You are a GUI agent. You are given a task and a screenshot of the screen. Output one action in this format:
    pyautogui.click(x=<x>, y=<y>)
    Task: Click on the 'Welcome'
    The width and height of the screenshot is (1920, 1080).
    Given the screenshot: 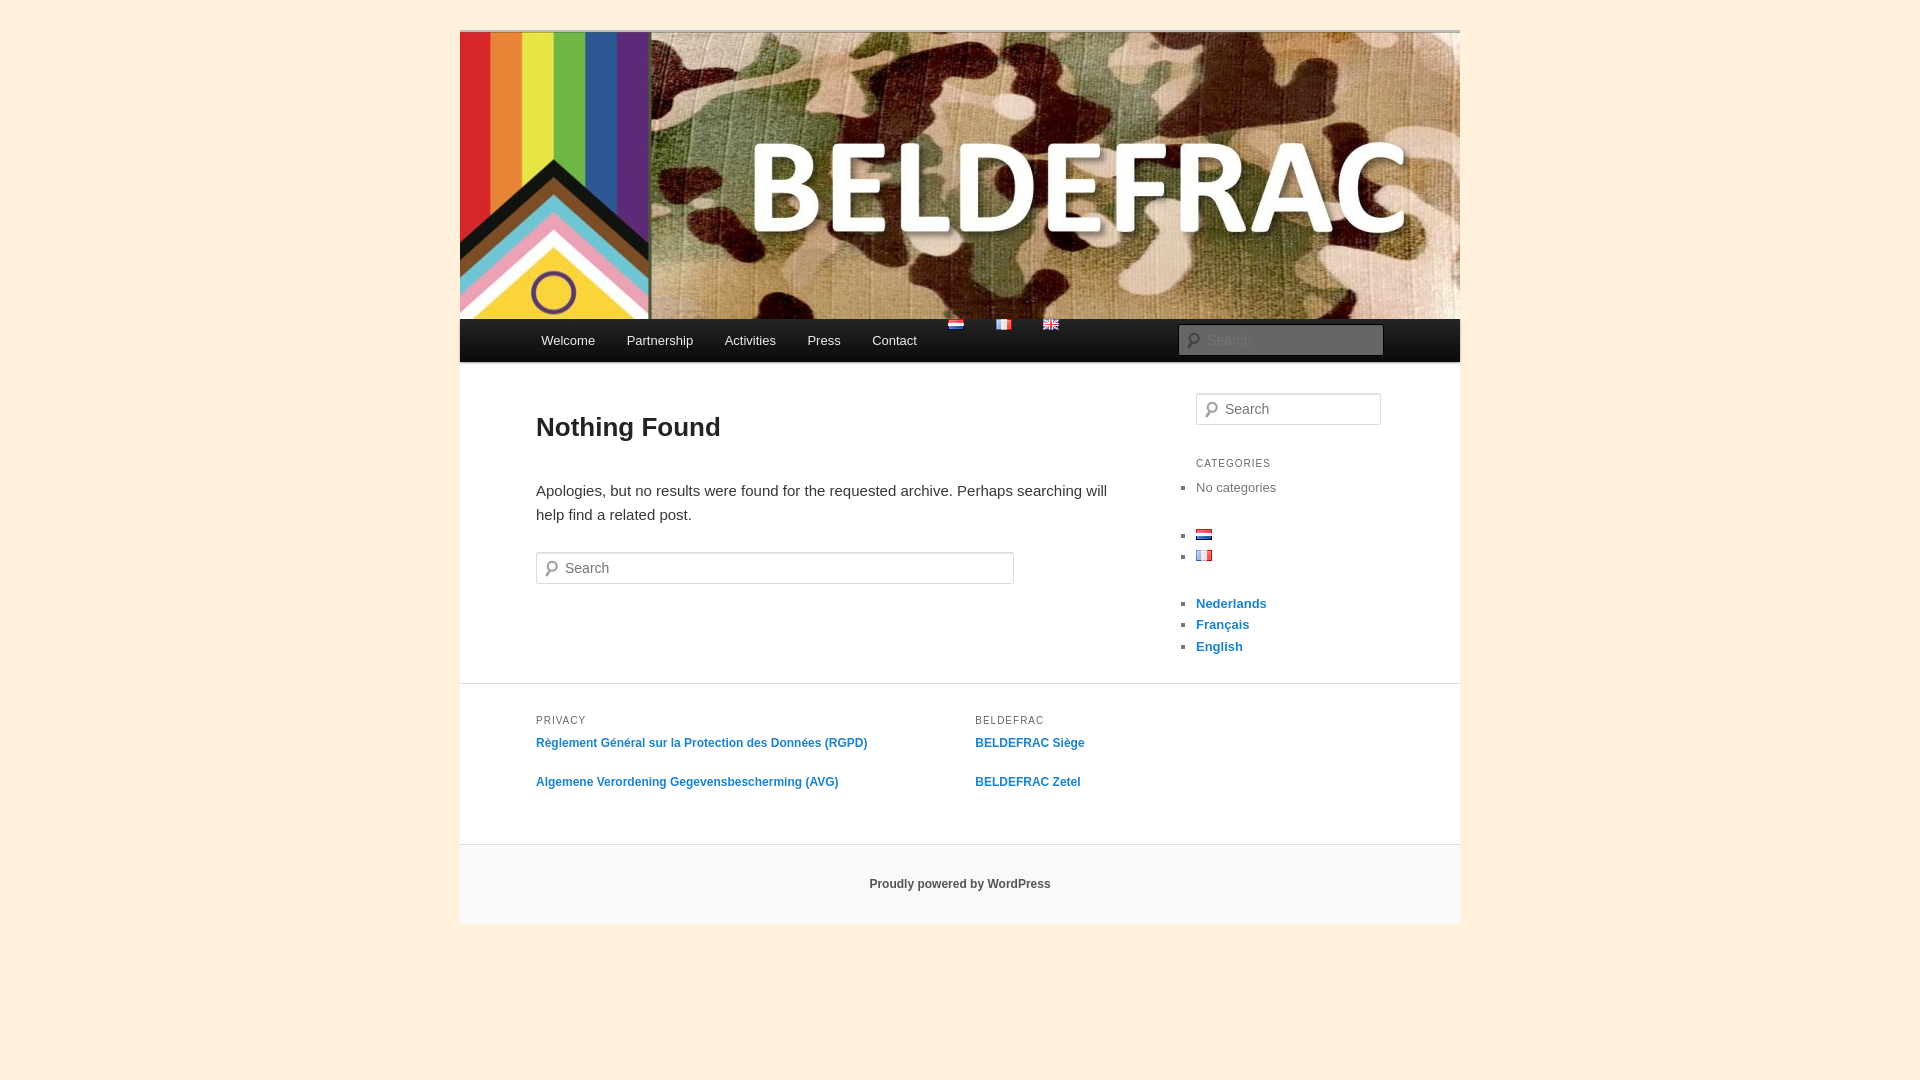 What is the action you would take?
    pyautogui.click(x=566, y=339)
    